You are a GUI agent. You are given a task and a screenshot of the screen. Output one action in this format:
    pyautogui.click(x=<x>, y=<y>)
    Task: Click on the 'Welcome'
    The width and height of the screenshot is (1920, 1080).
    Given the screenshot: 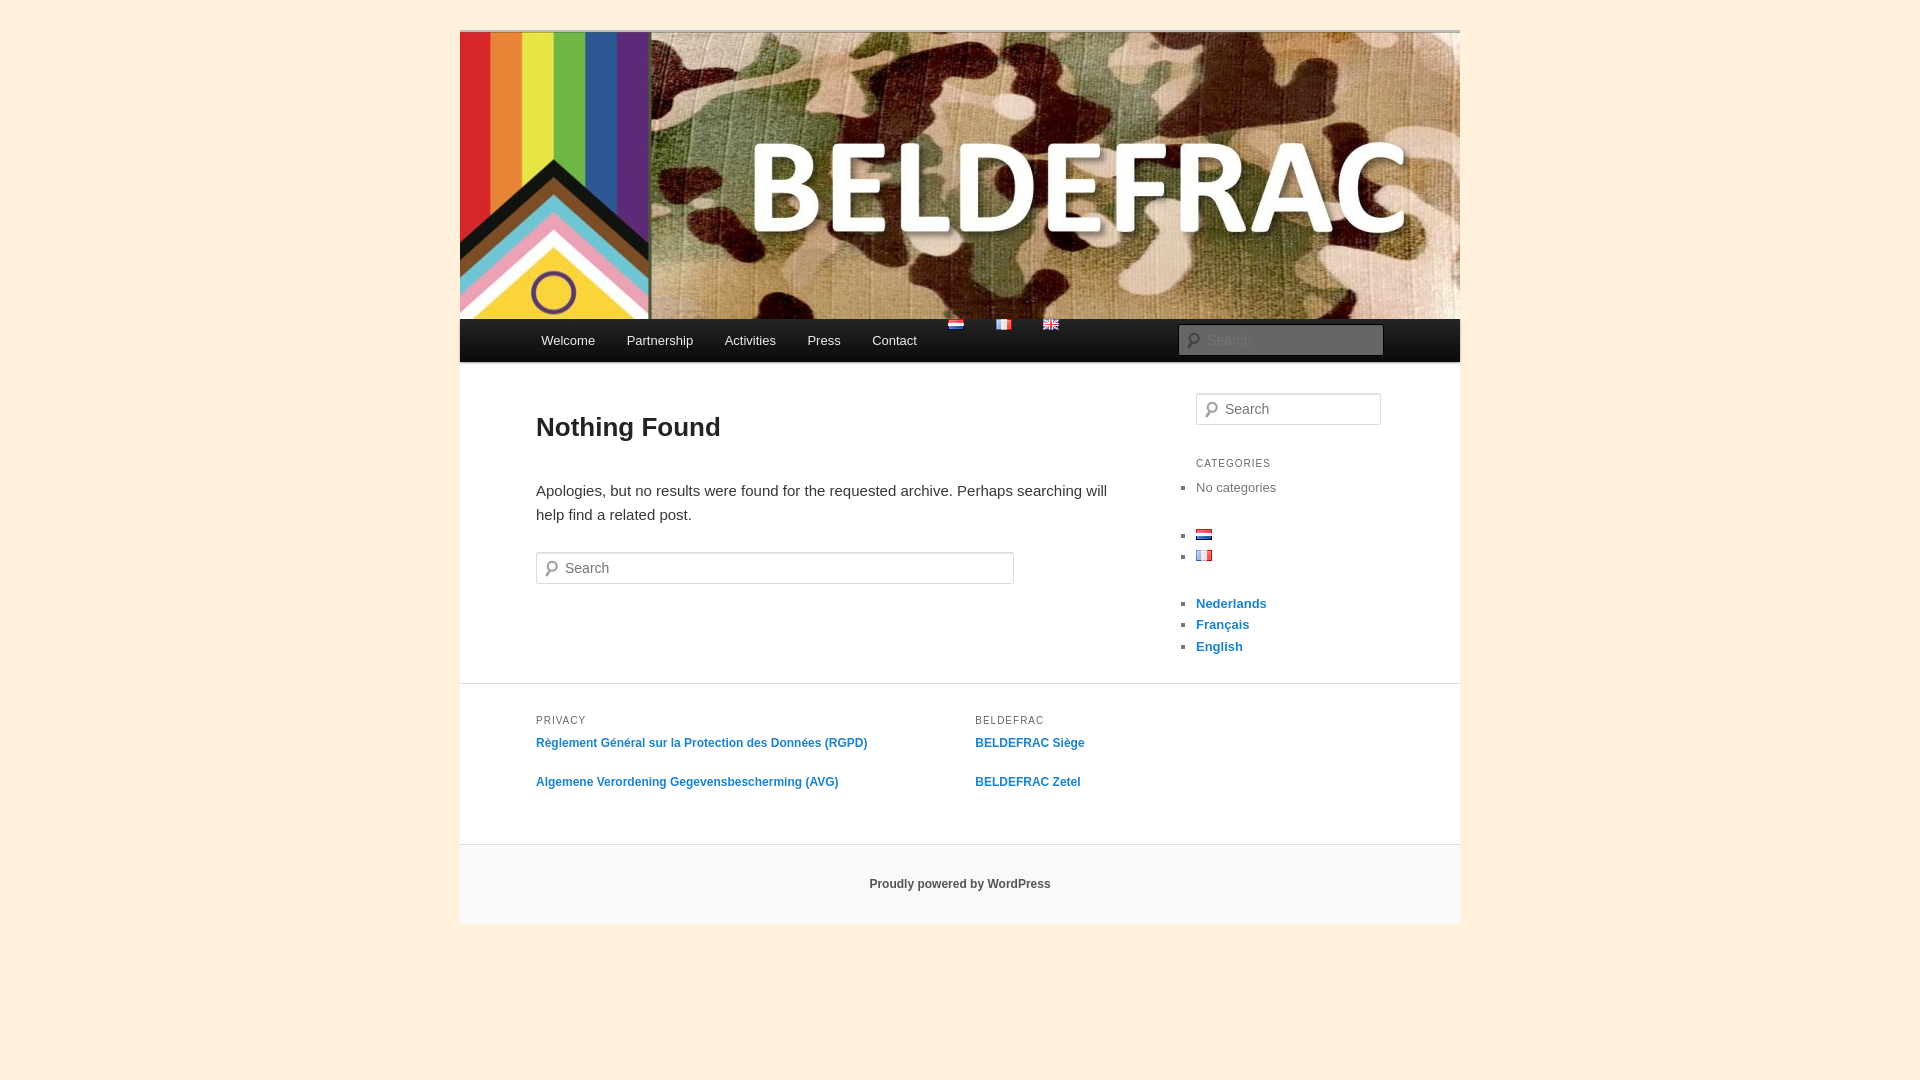 What is the action you would take?
    pyautogui.click(x=566, y=339)
    